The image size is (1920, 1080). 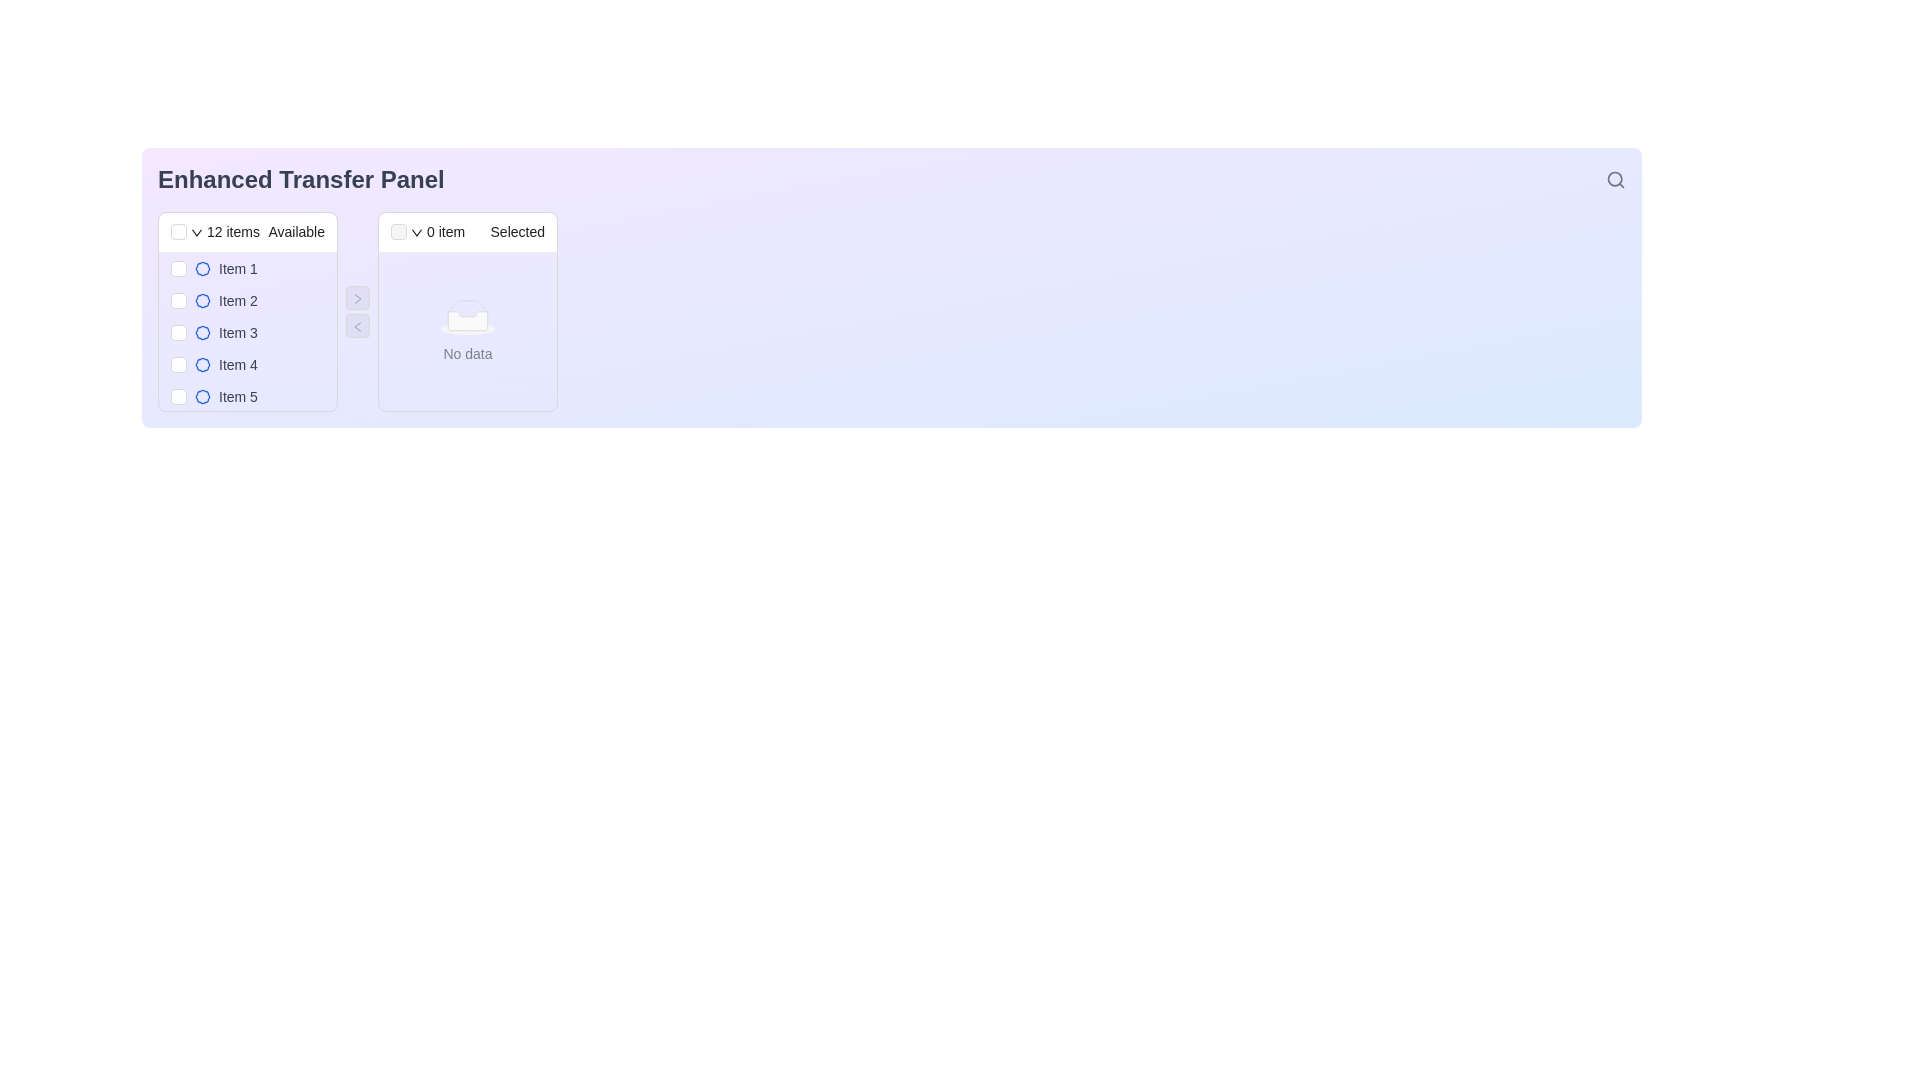 I want to click on the circular badge with a blue outline located to the left of 'Item 3' in the list, so click(x=202, y=331).